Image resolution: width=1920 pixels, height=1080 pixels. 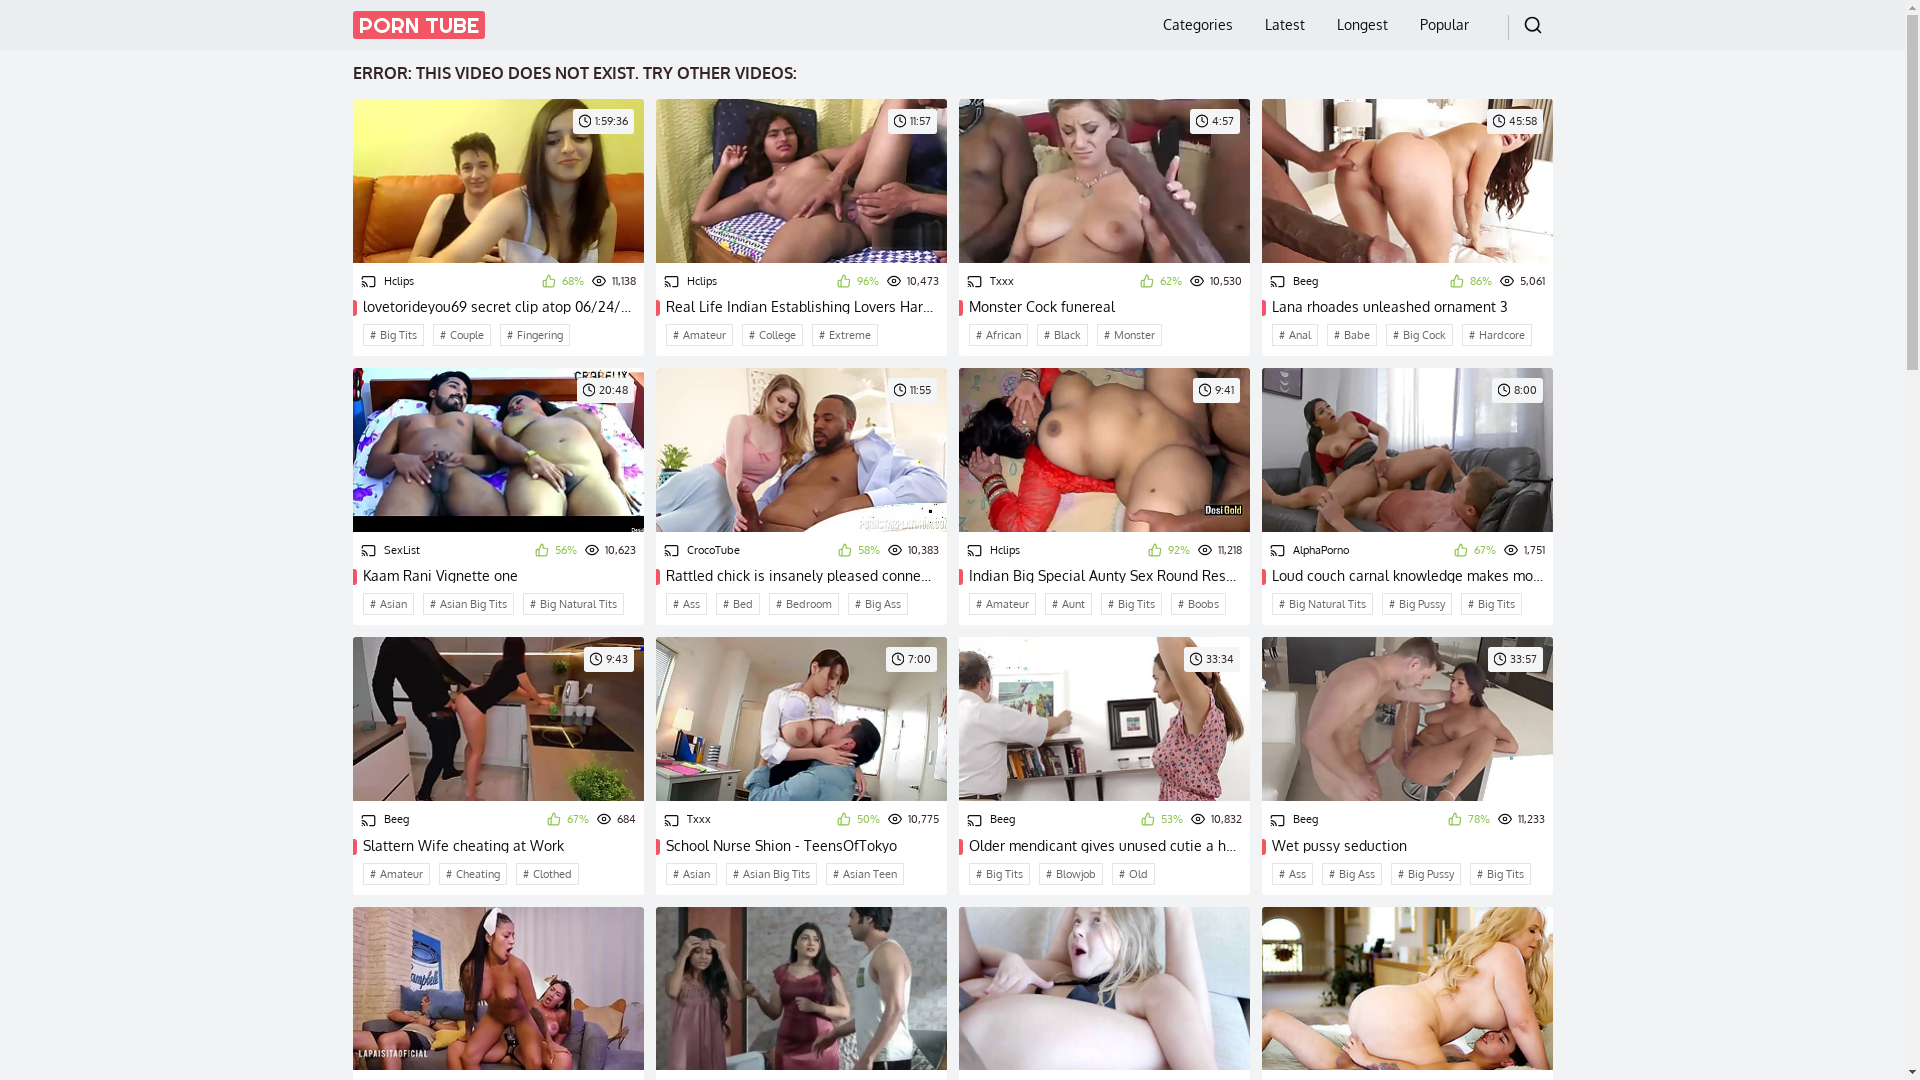 What do you see at coordinates (699, 334) in the screenshot?
I see `'Amateur'` at bounding box center [699, 334].